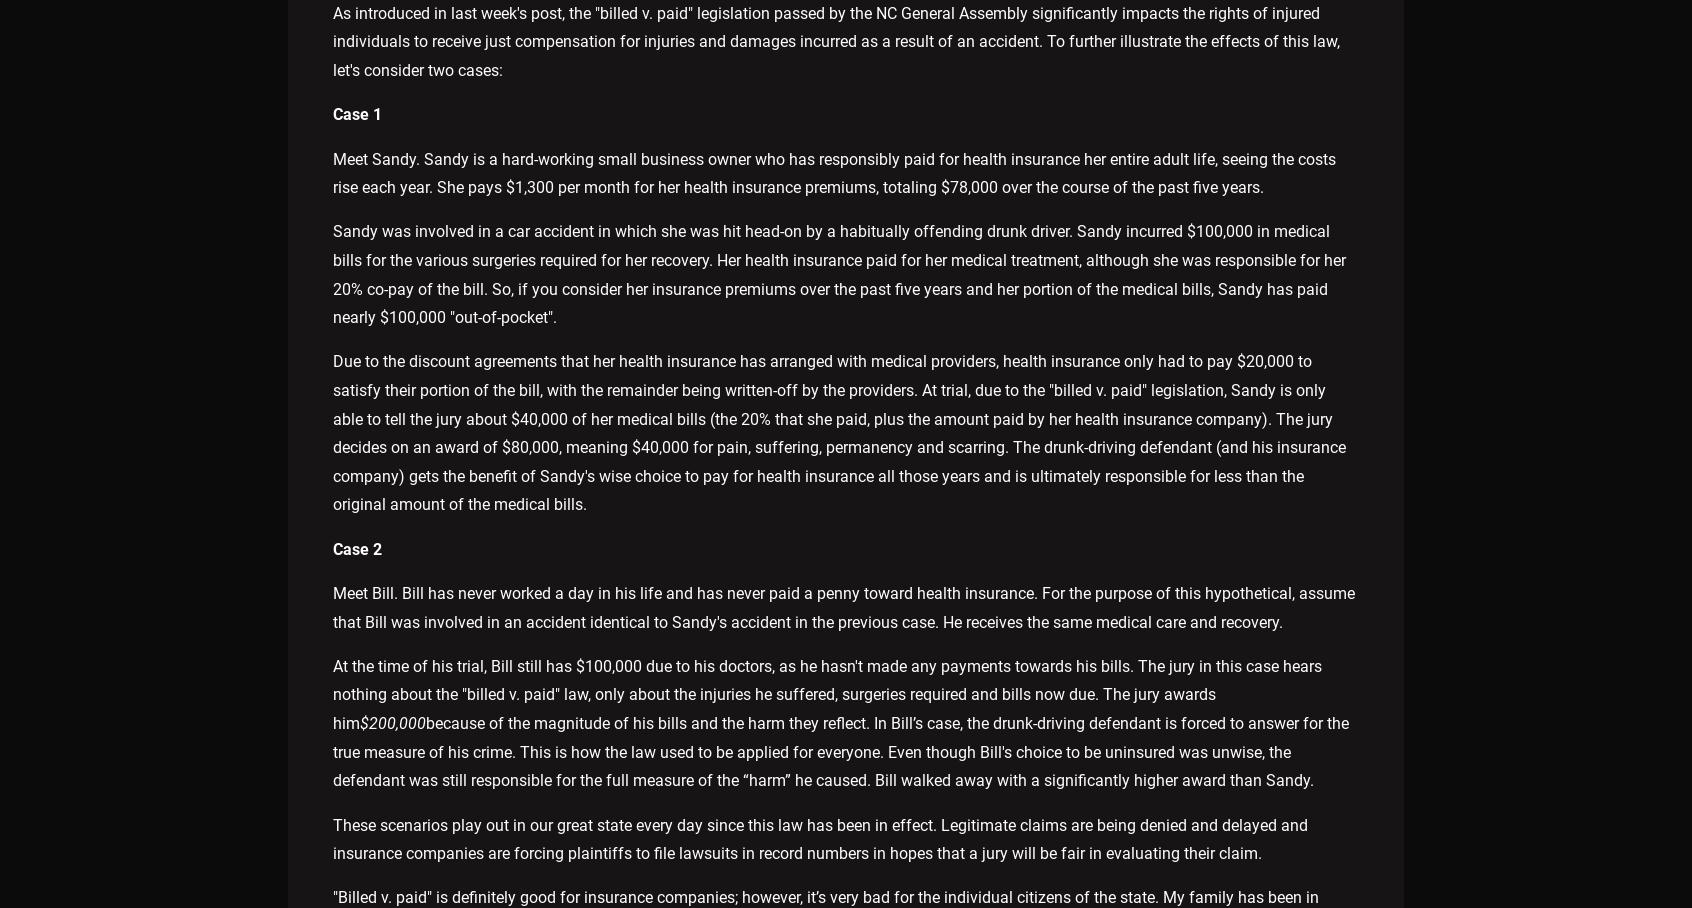  I want to click on 'View Article', so click(751, 334).